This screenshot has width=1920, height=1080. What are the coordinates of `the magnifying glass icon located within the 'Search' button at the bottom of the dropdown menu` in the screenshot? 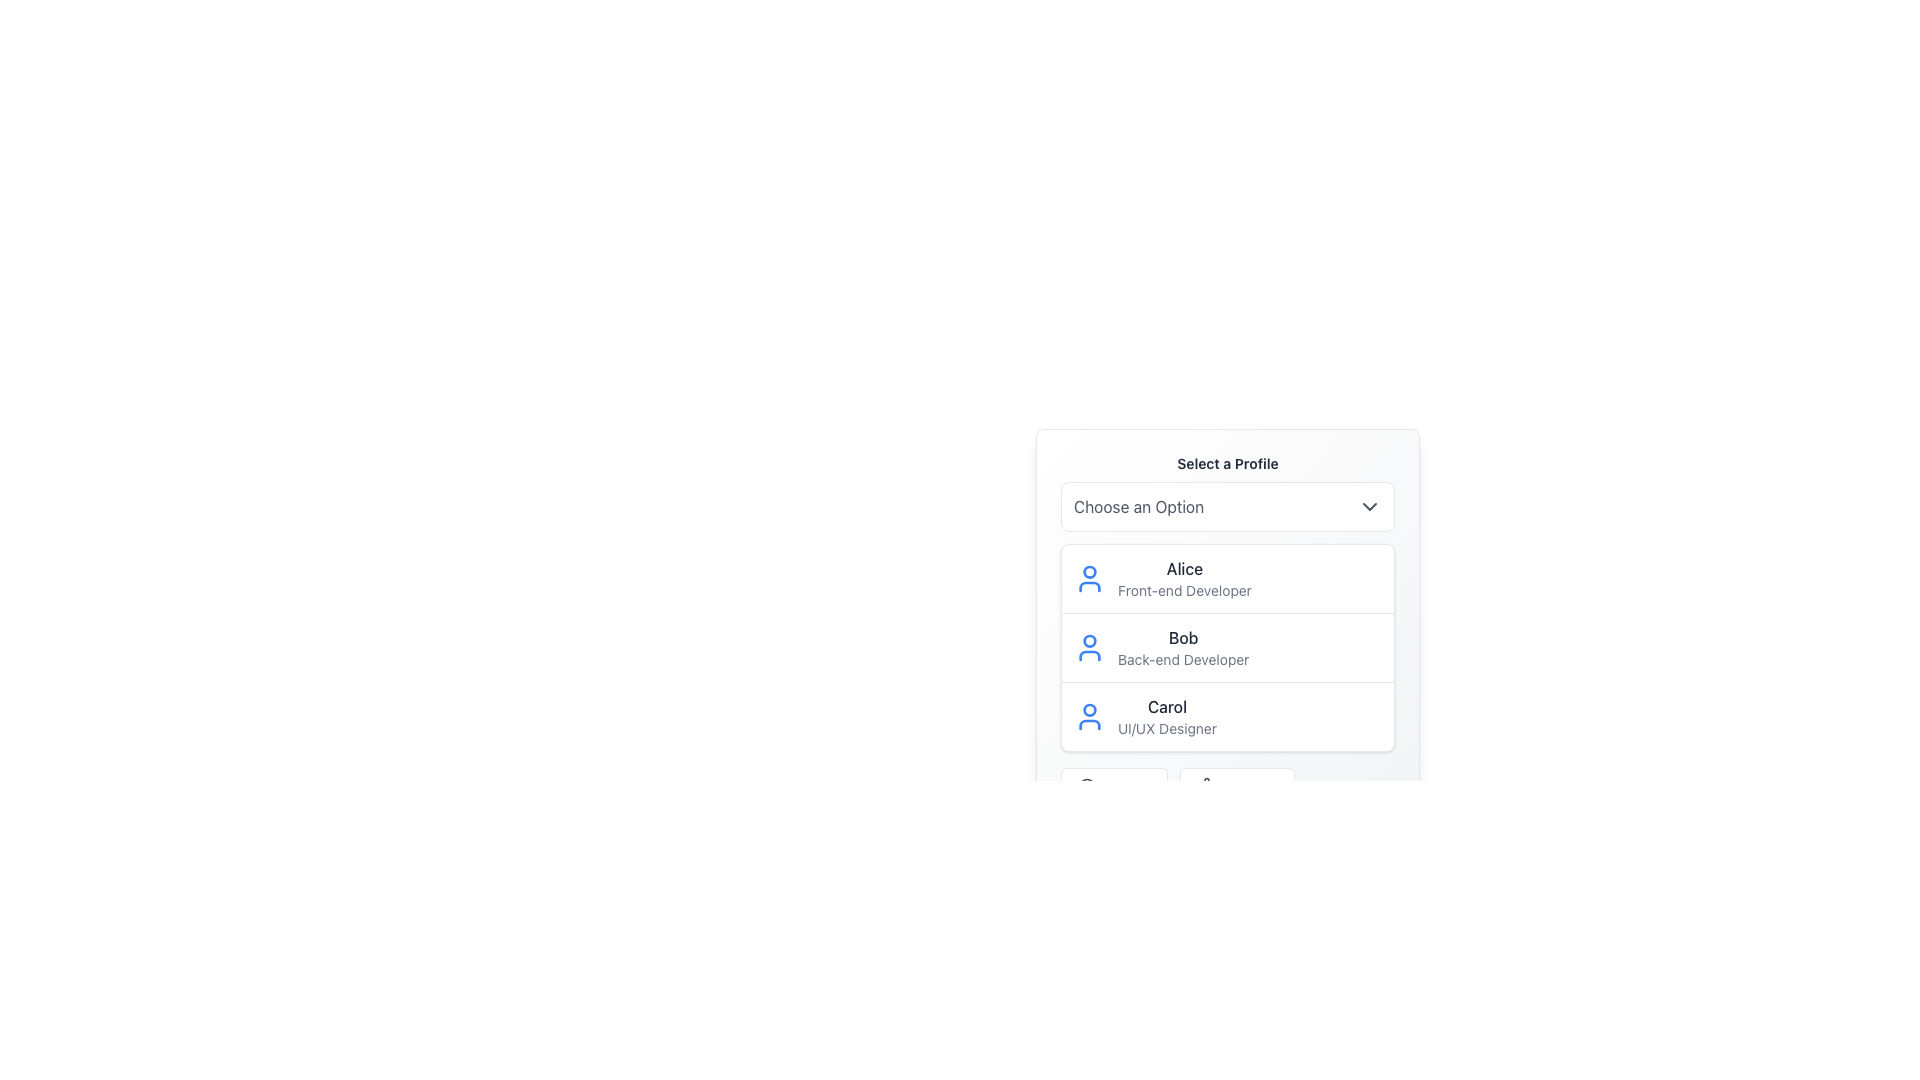 It's located at (1087, 785).